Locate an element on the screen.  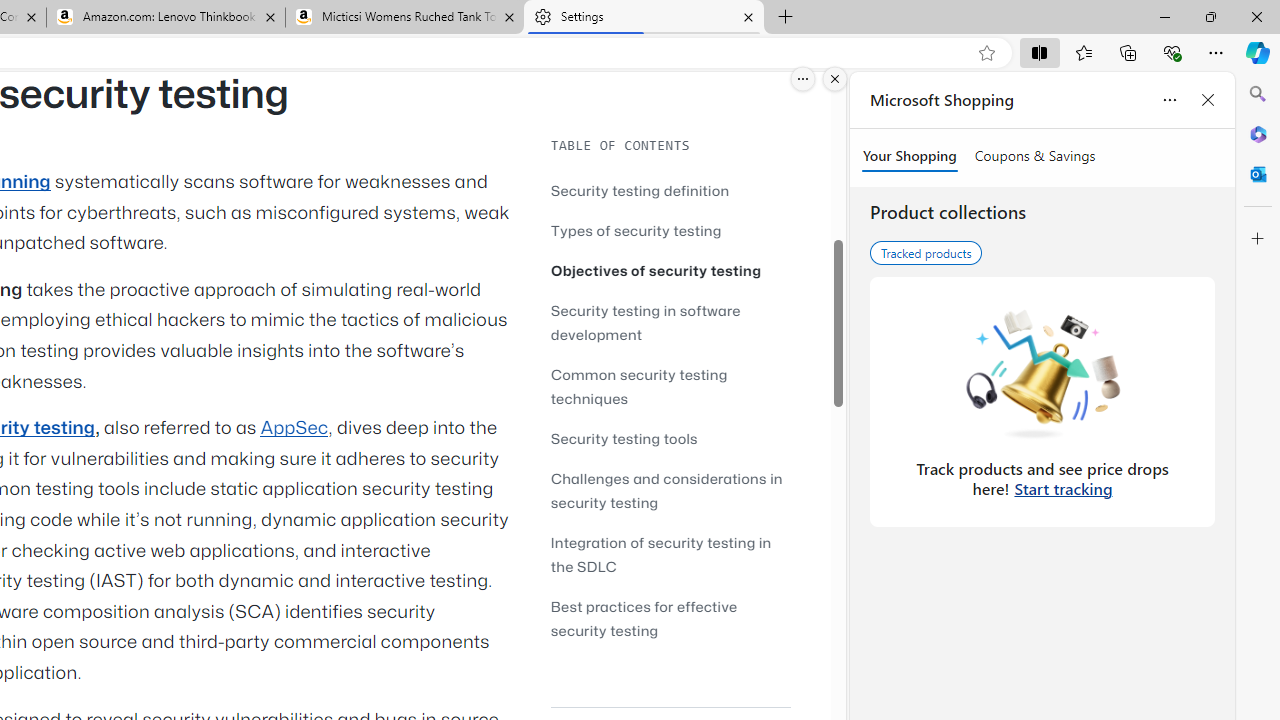
'Best practices for effective security testing' is located at coordinates (644, 617).